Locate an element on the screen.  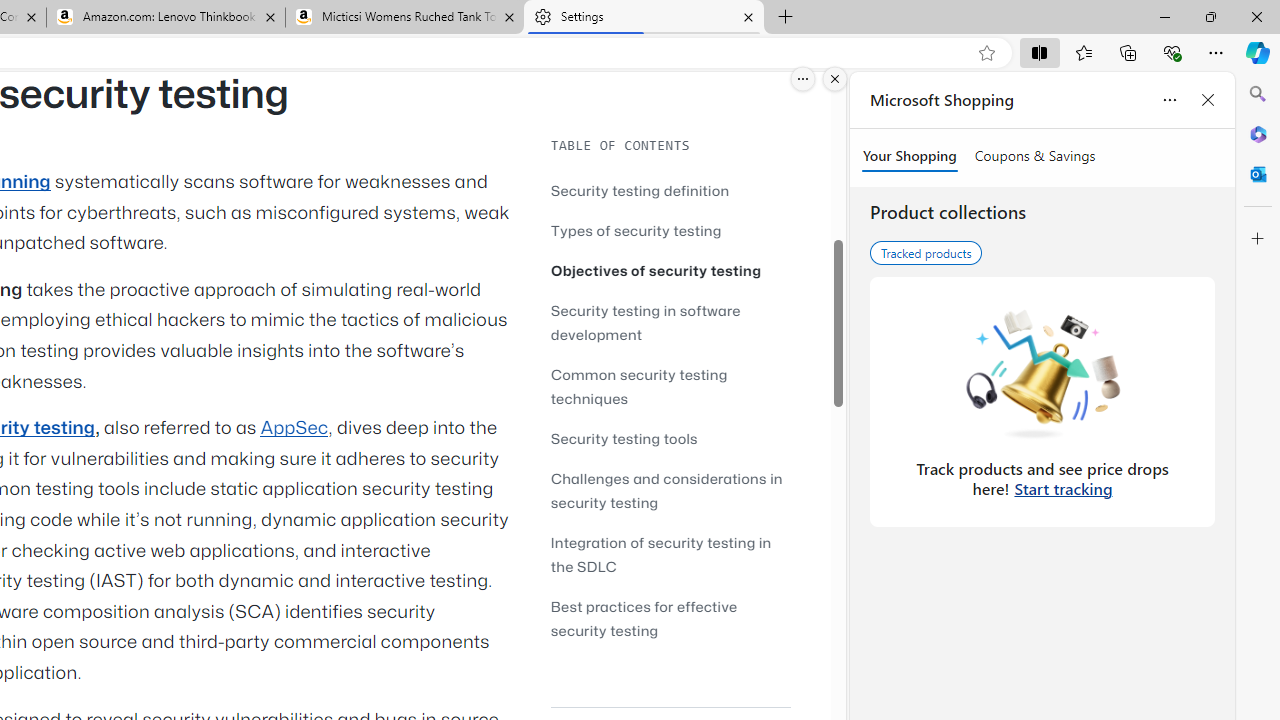
'Best practices for effective security testing' is located at coordinates (644, 617).